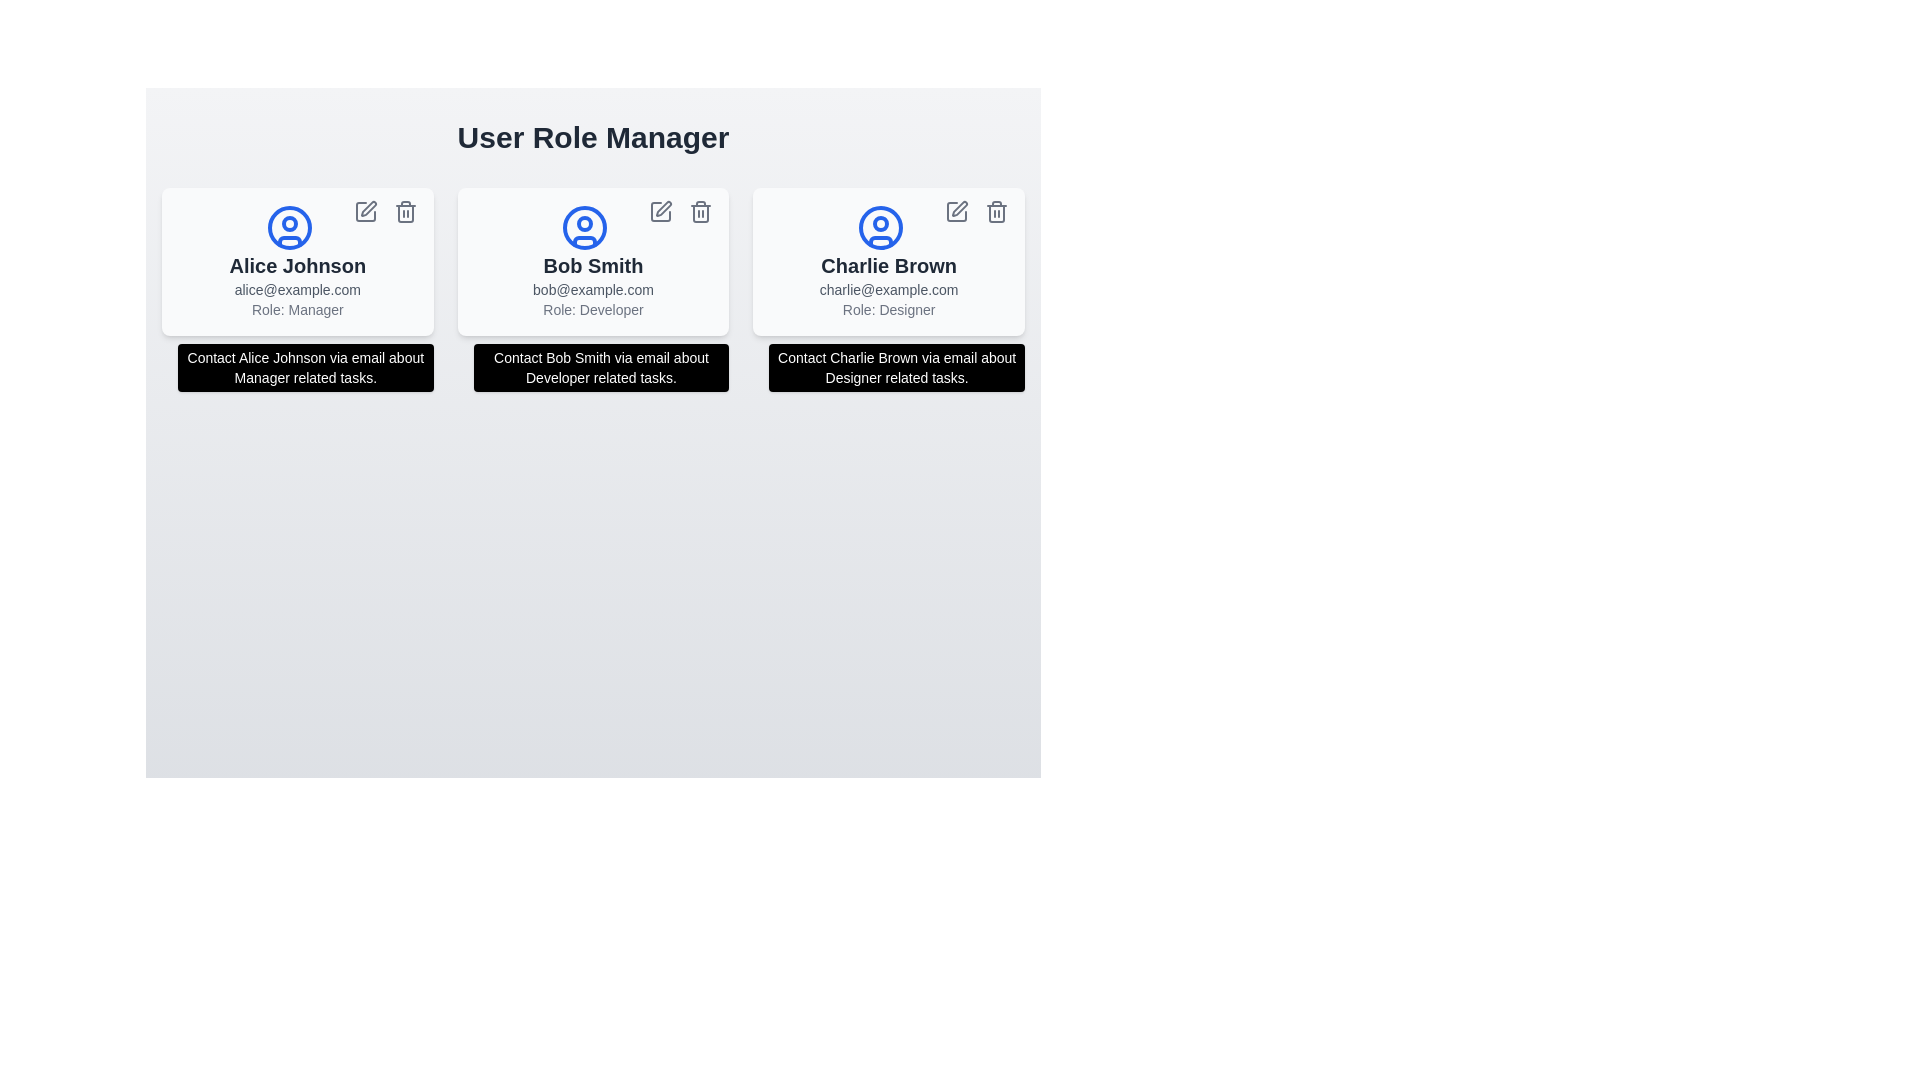 The width and height of the screenshot is (1920, 1080). What do you see at coordinates (288, 223) in the screenshot?
I see `the small filled circular shape located in the head area of the user icon, which is part of the card layout containing the name 'Alice Johnson' and the role 'Manager'` at bounding box center [288, 223].